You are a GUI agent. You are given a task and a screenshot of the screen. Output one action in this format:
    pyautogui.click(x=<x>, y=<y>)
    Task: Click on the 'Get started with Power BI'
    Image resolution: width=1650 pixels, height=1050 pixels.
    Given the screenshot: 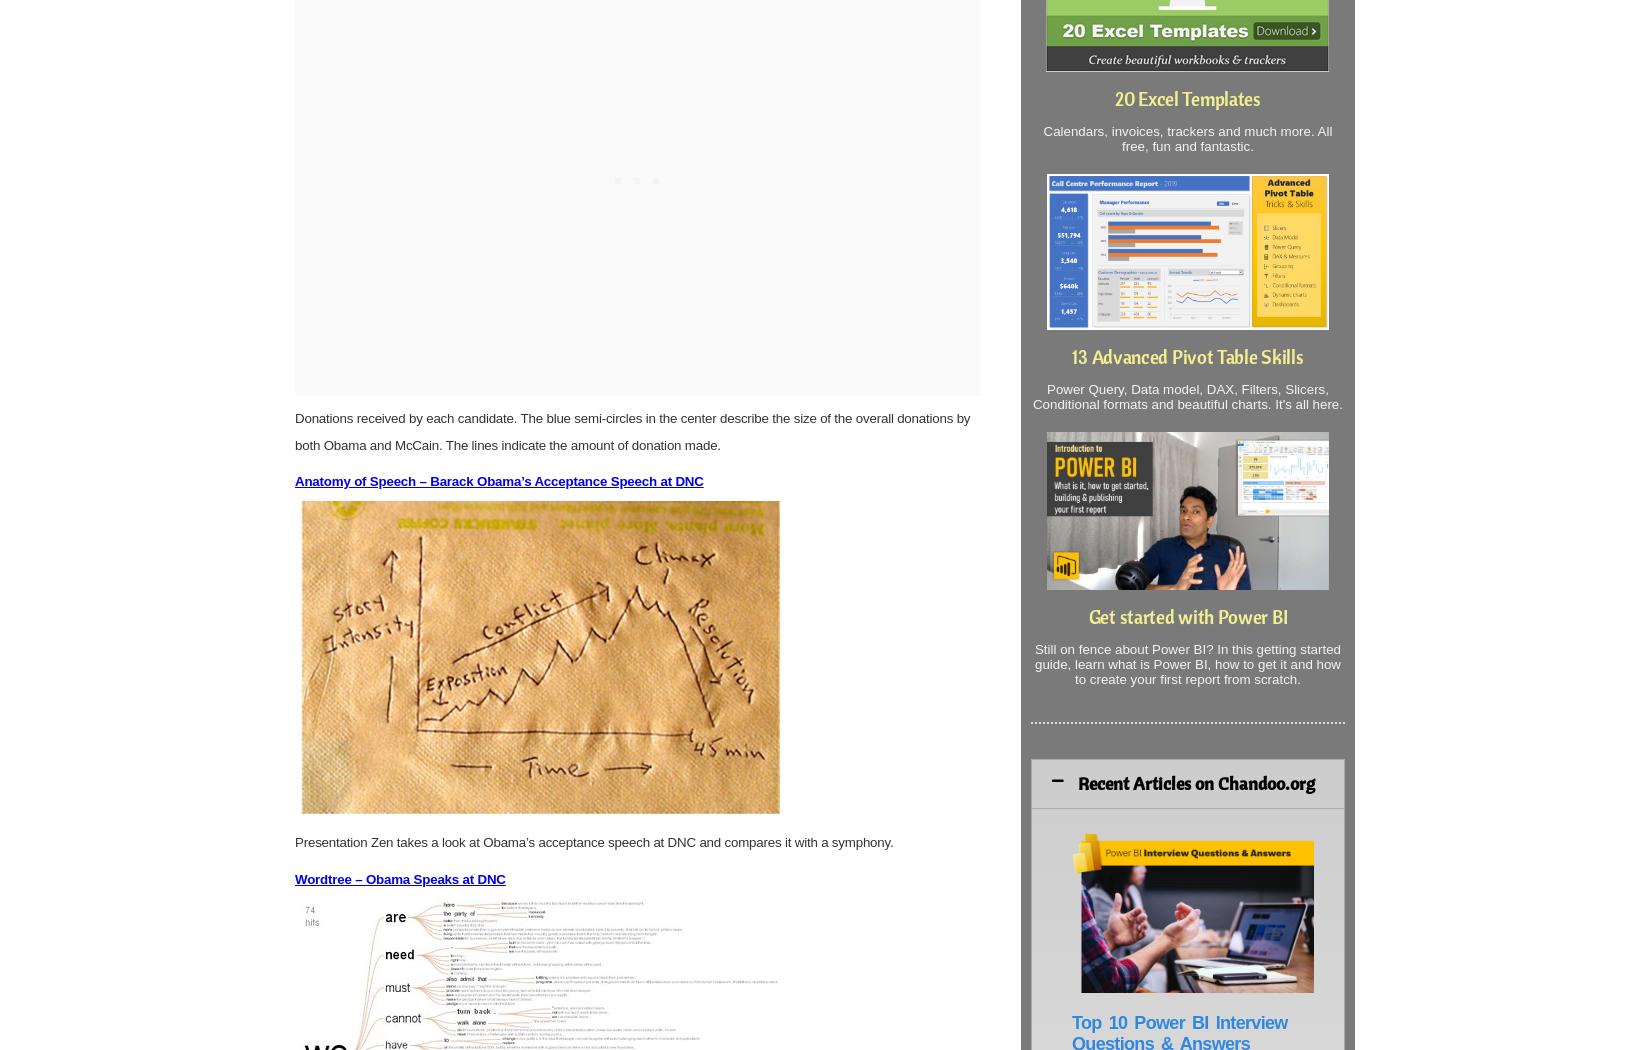 What is the action you would take?
    pyautogui.click(x=1187, y=616)
    